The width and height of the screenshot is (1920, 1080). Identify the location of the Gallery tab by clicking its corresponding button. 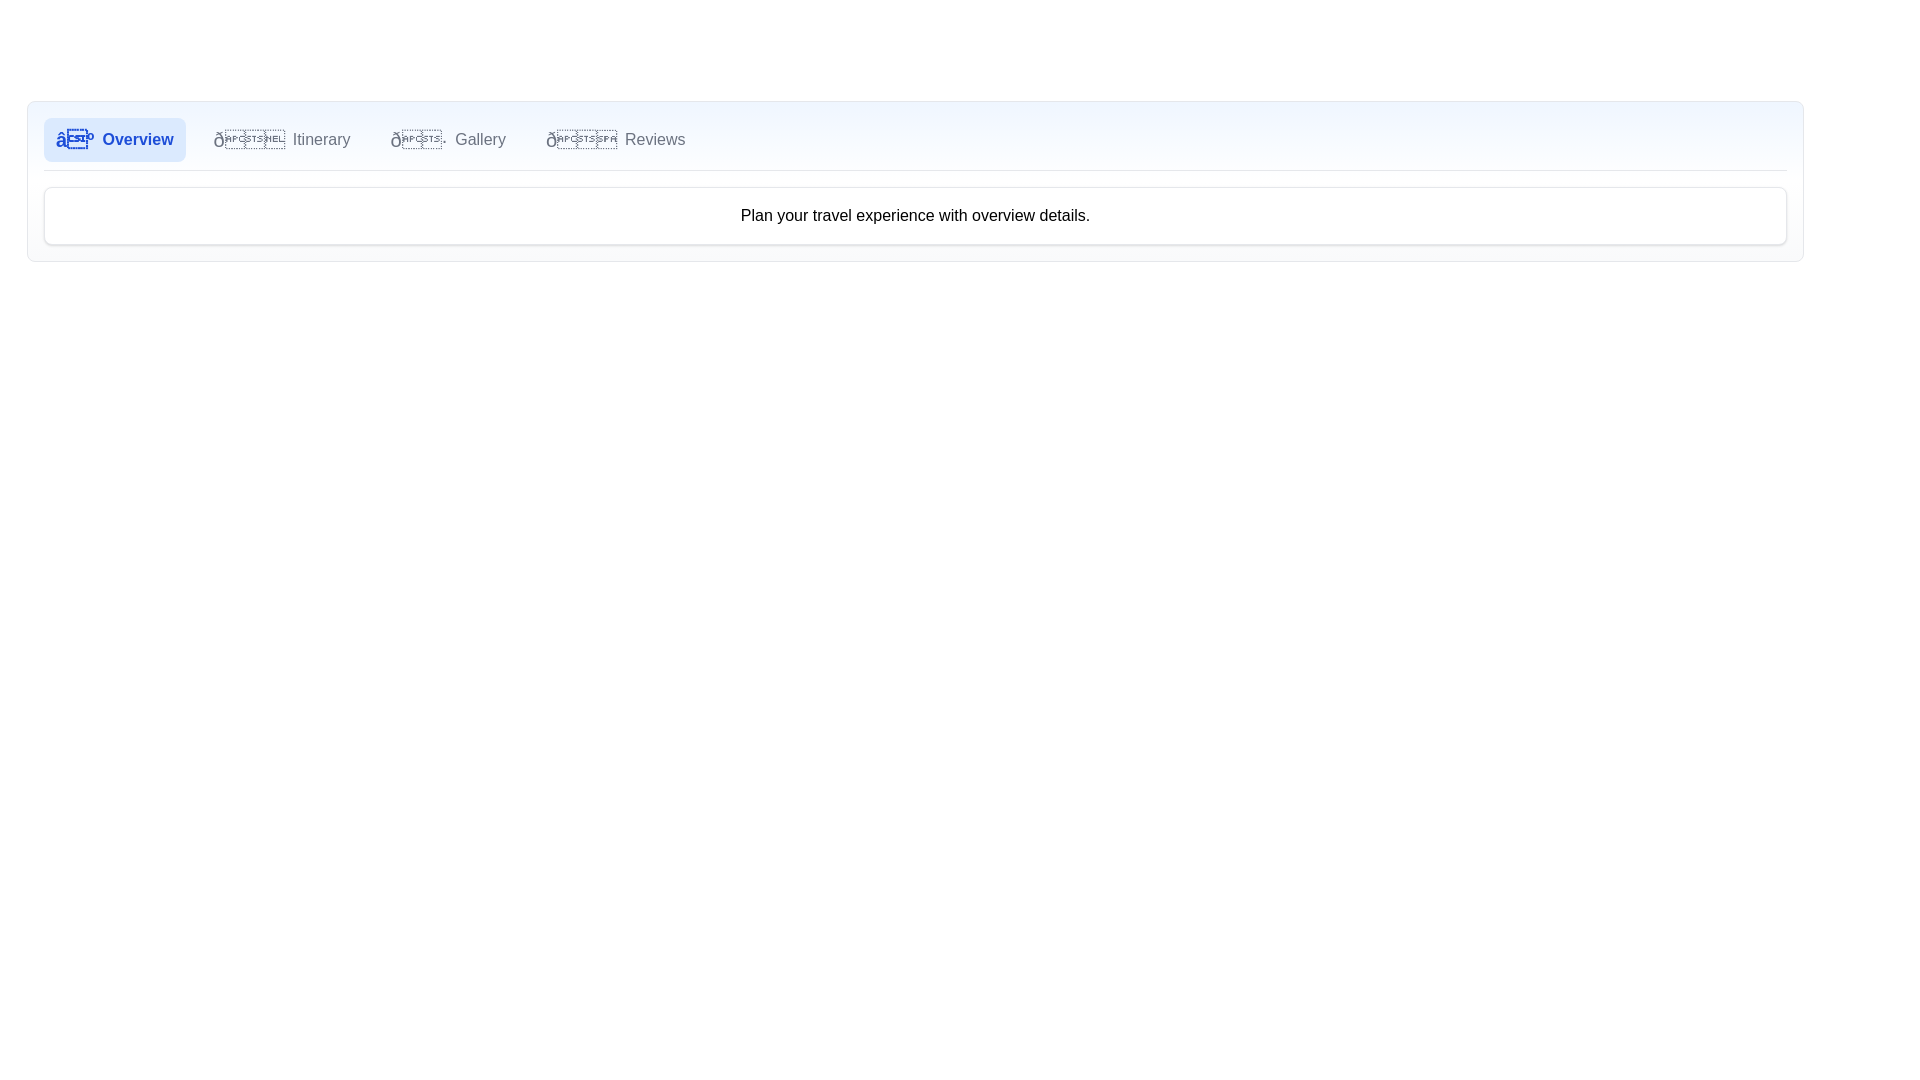
(446, 138).